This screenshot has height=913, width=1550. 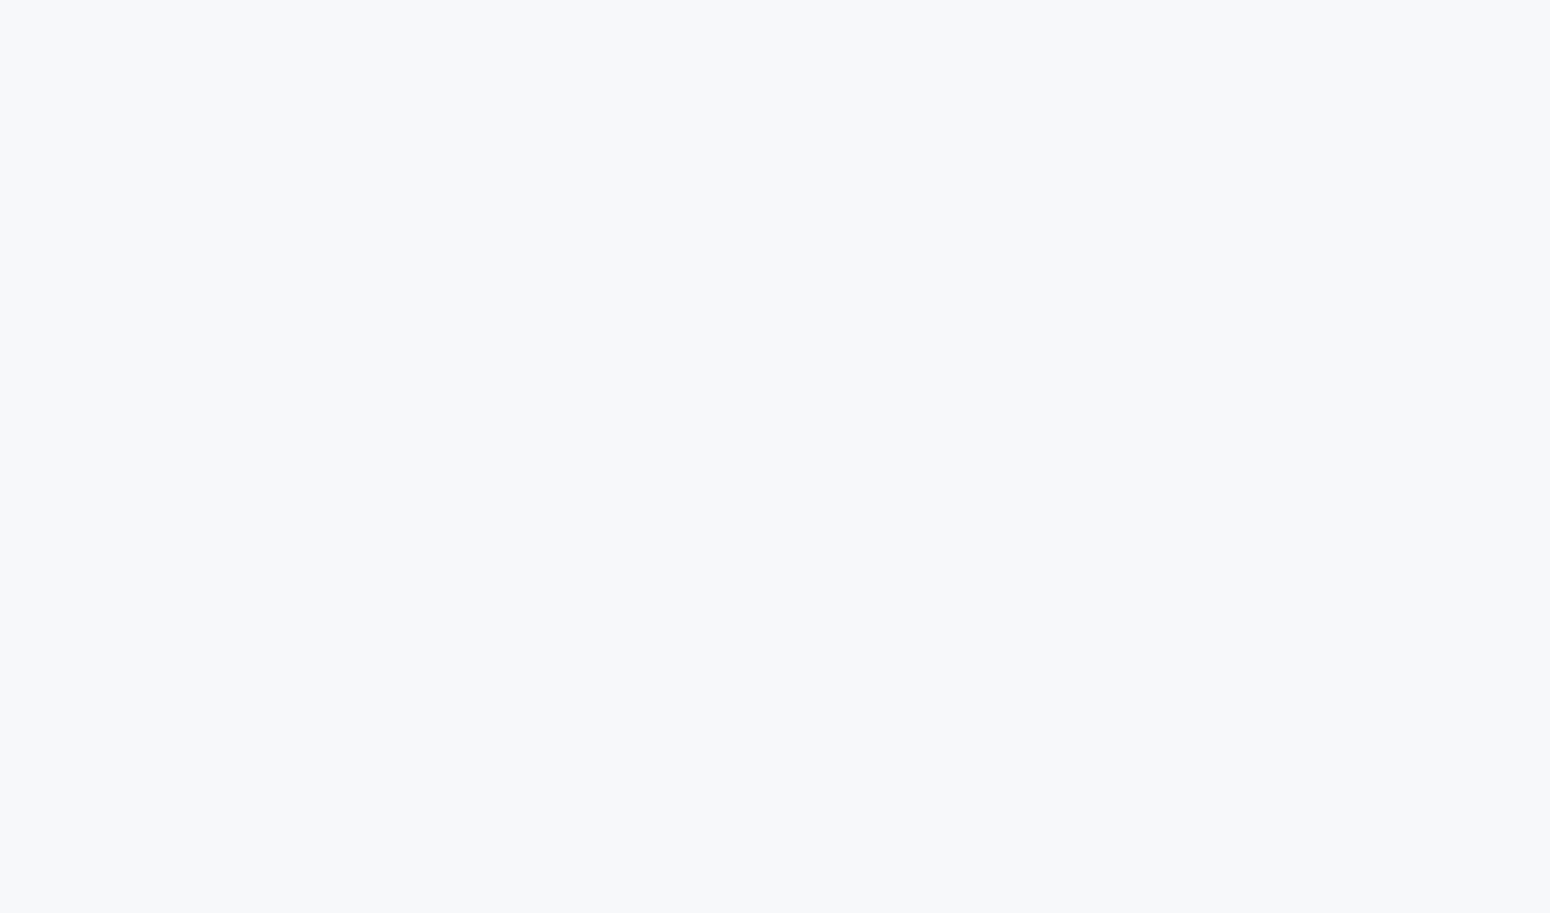 I want to click on 'Original Article', so click(x=118, y=177).